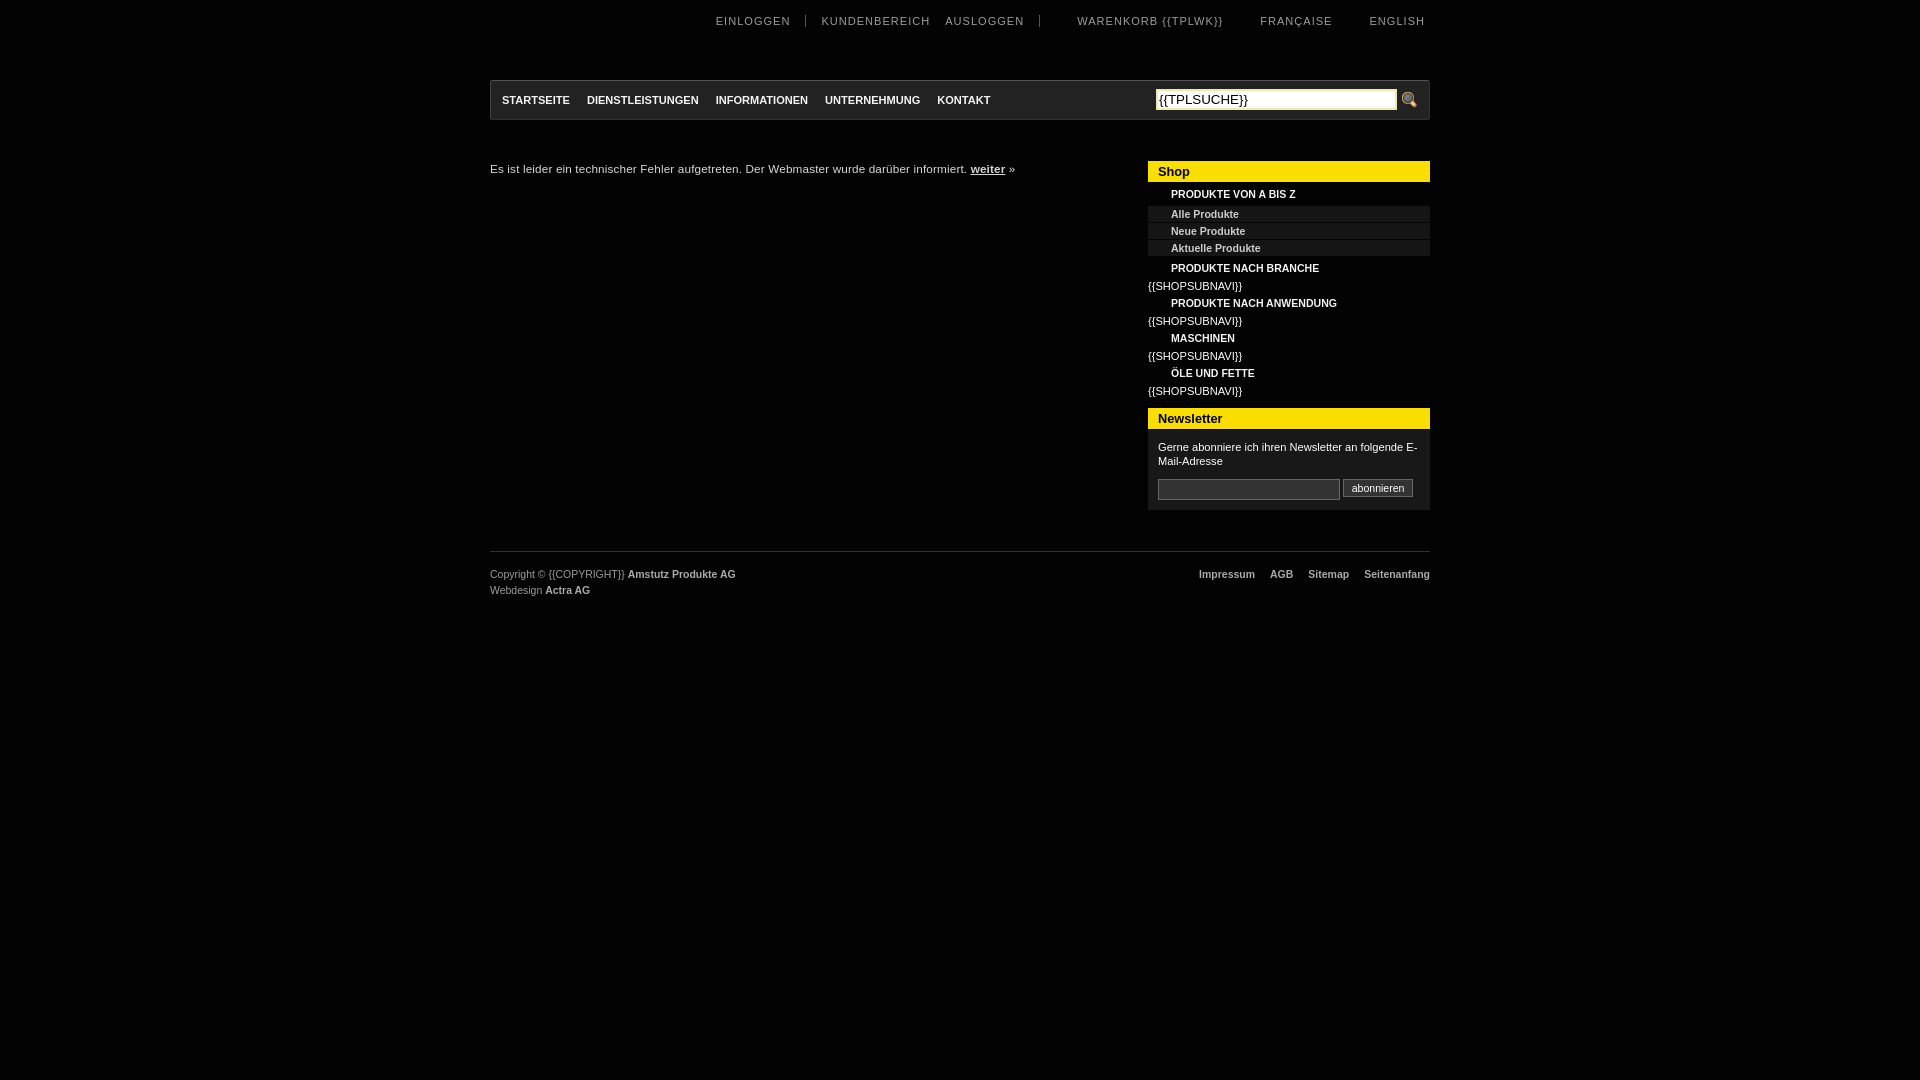  I want to click on 'PRODUKTE NACH BRANCHE', so click(1289, 266).